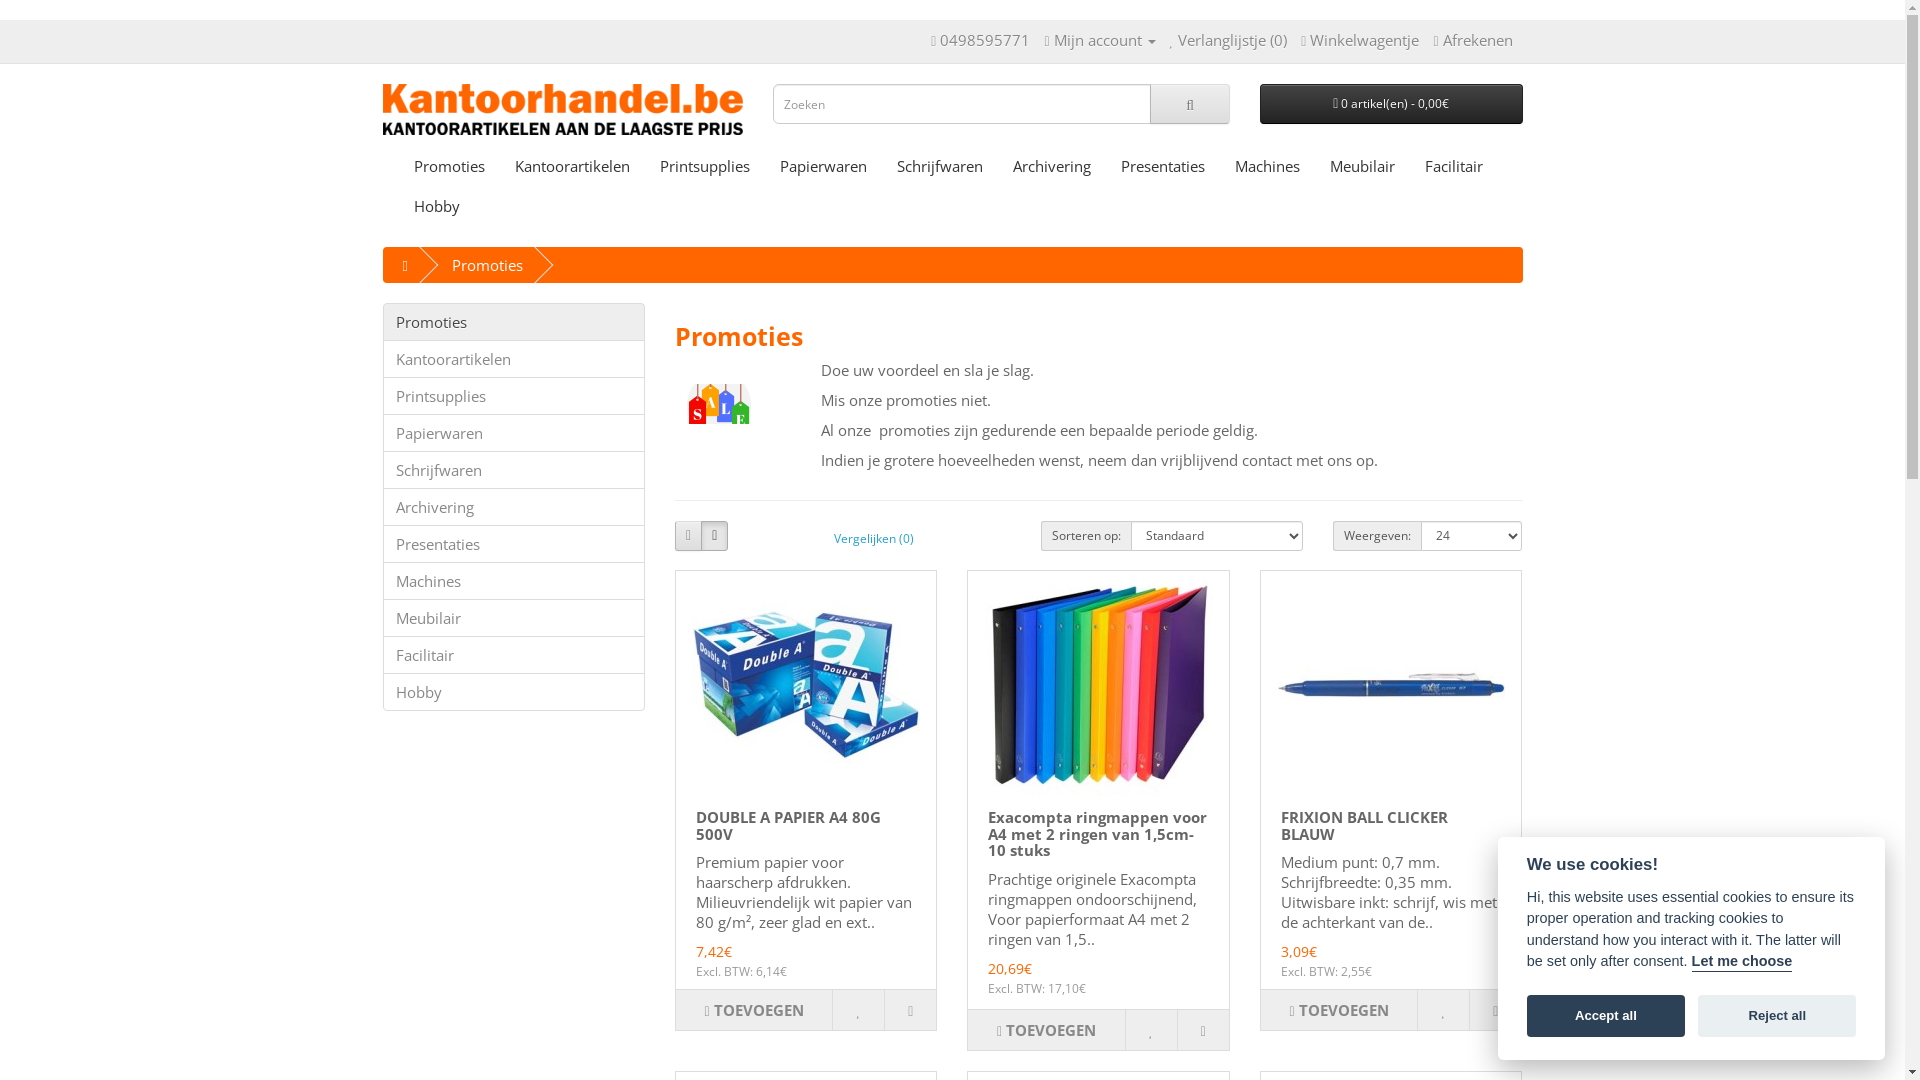 Image resolution: width=1920 pixels, height=1080 pixels. I want to click on 'Kantoorartikelen', so click(513, 357).